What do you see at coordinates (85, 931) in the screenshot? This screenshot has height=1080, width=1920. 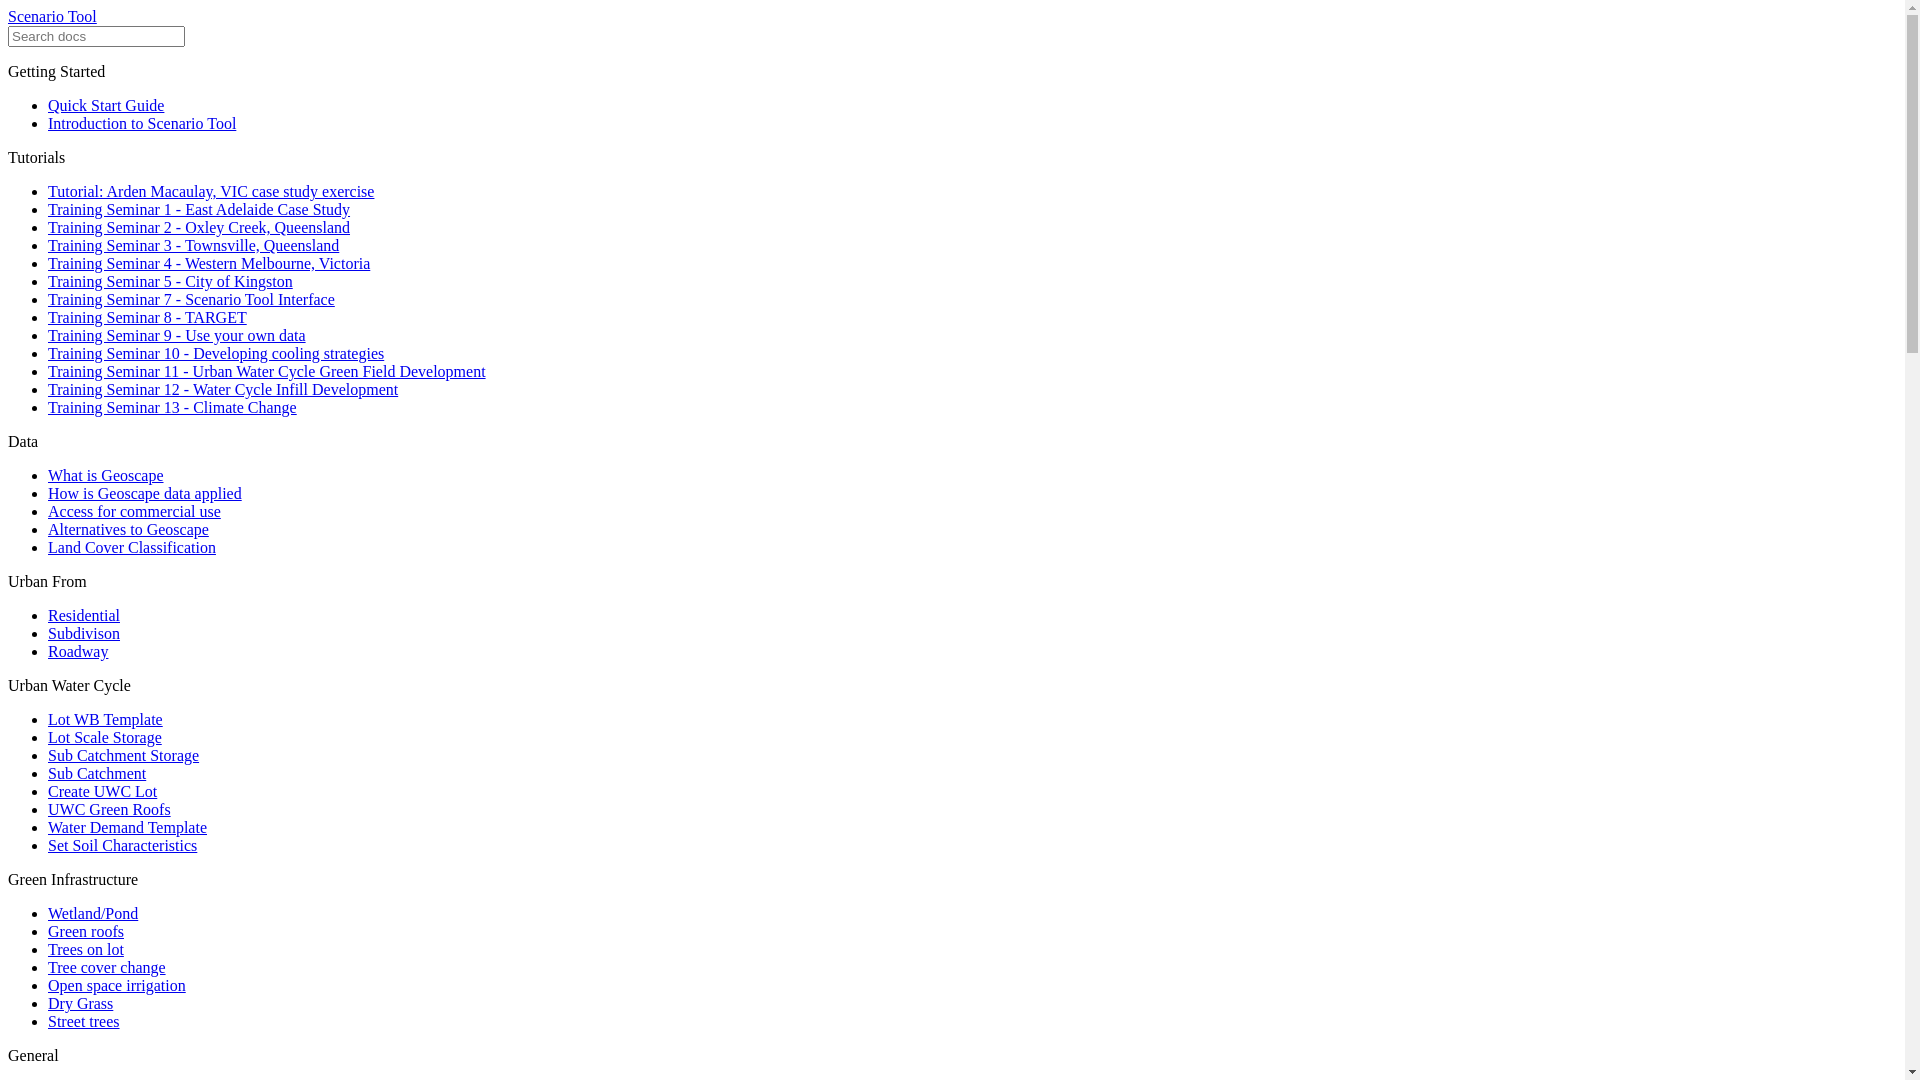 I see `'Green roofs'` at bounding box center [85, 931].